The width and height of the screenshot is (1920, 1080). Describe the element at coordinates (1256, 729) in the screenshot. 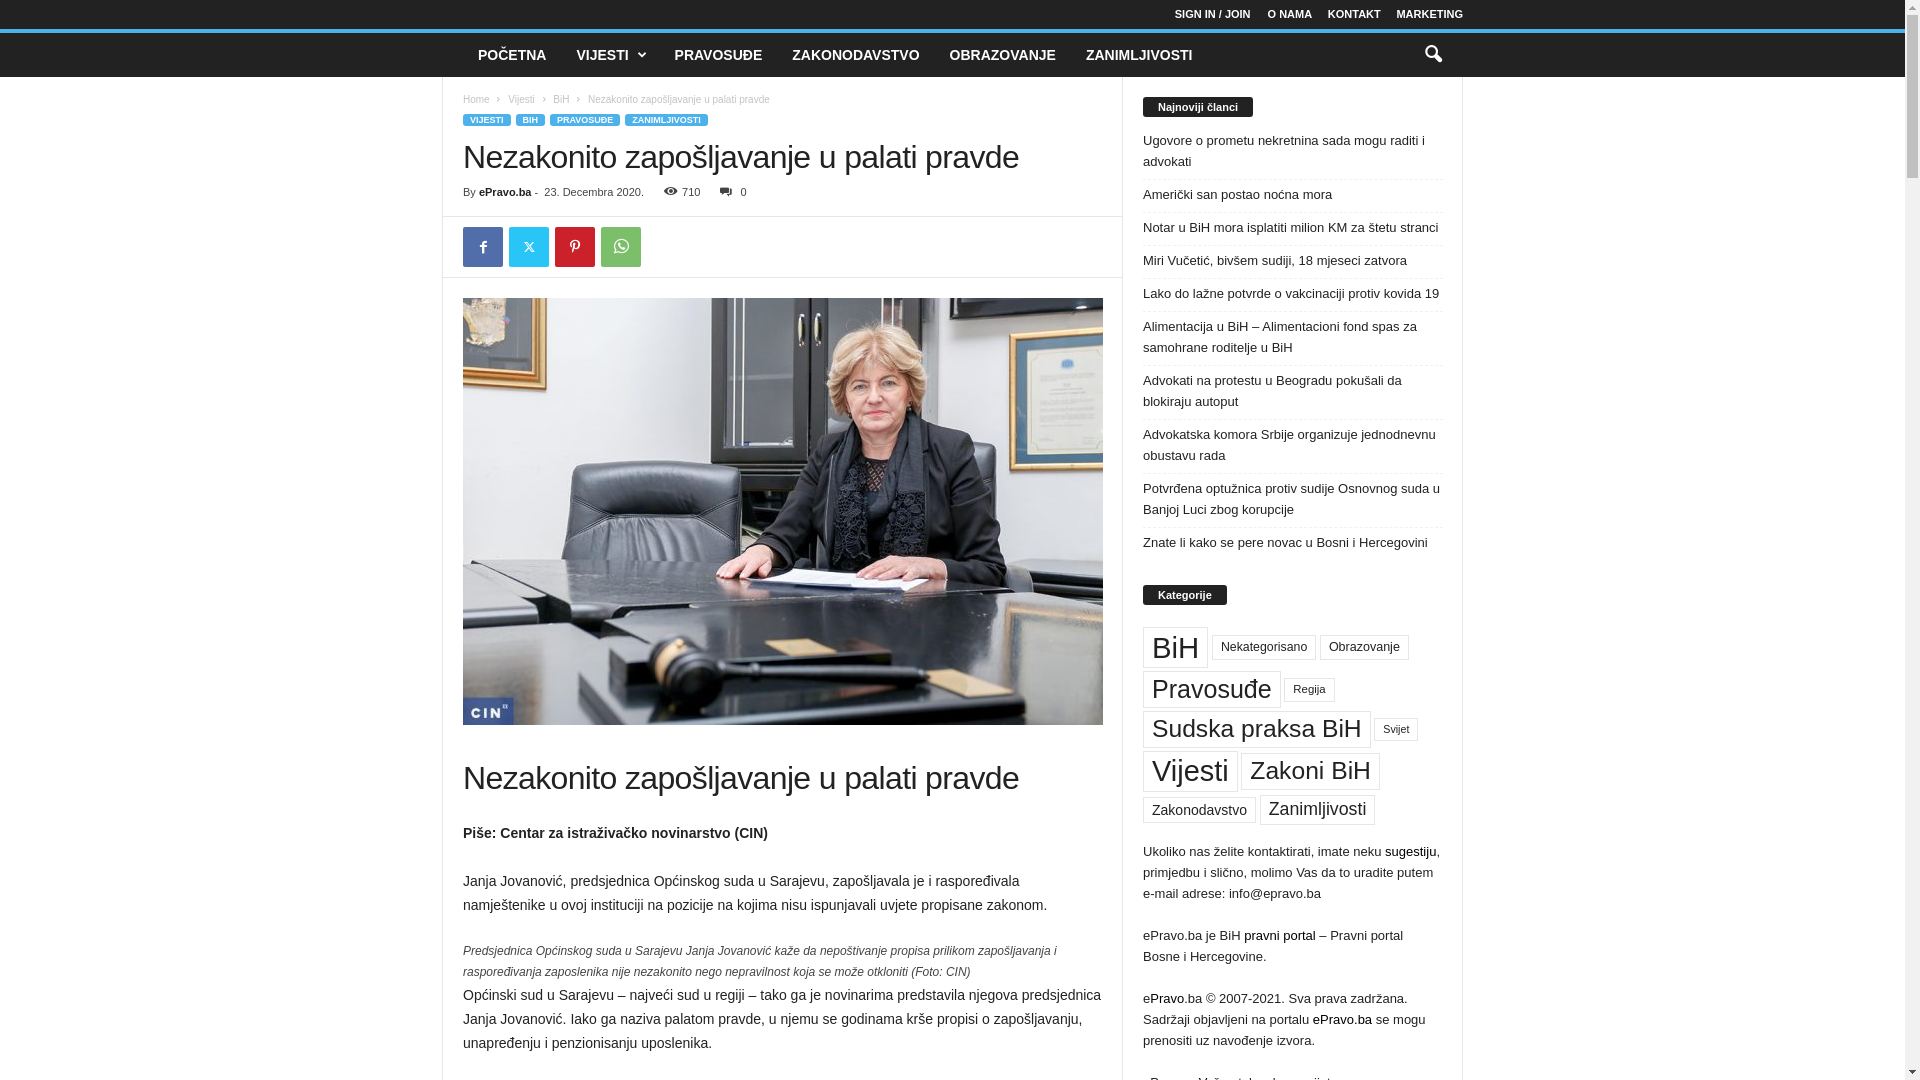

I see `'Sudska praksa BiH'` at that location.